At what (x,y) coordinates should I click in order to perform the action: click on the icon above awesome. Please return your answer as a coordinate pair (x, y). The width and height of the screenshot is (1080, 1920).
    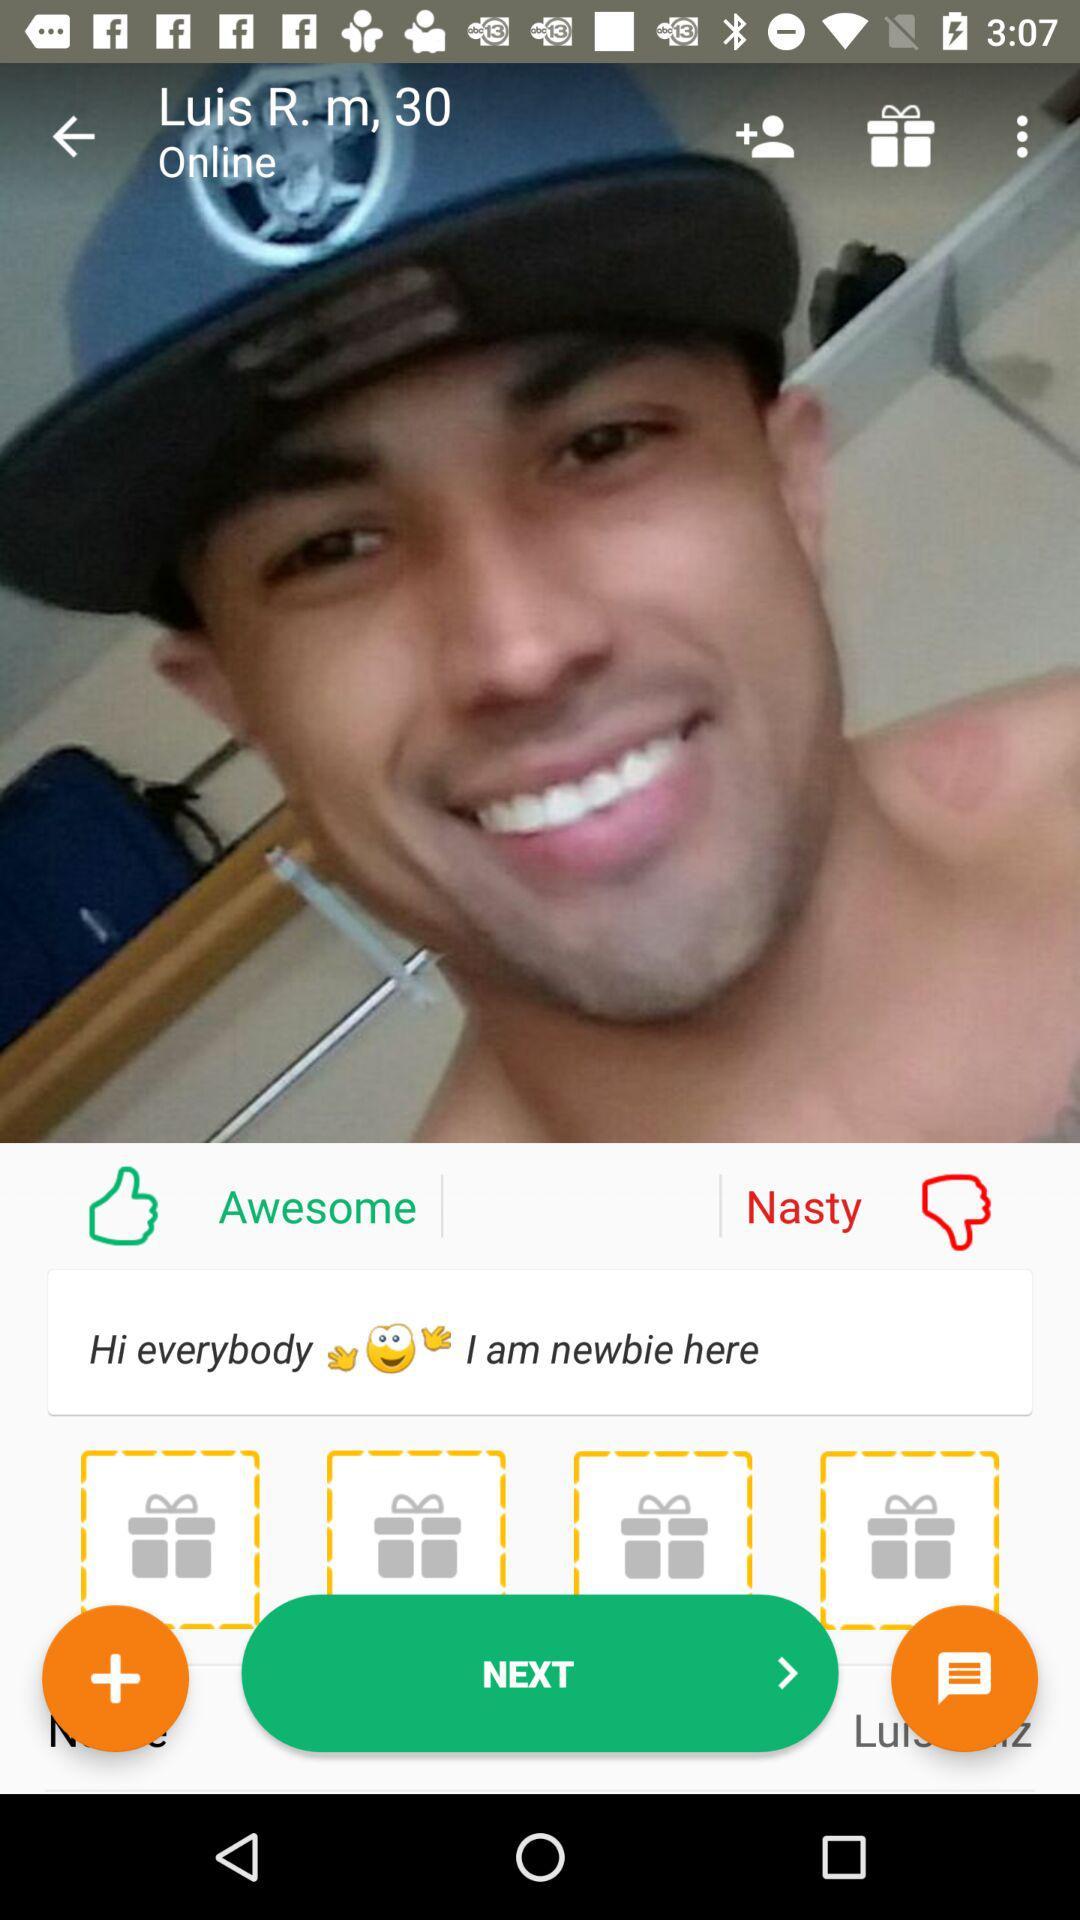
    Looking at the image, I should click on (72, 135).